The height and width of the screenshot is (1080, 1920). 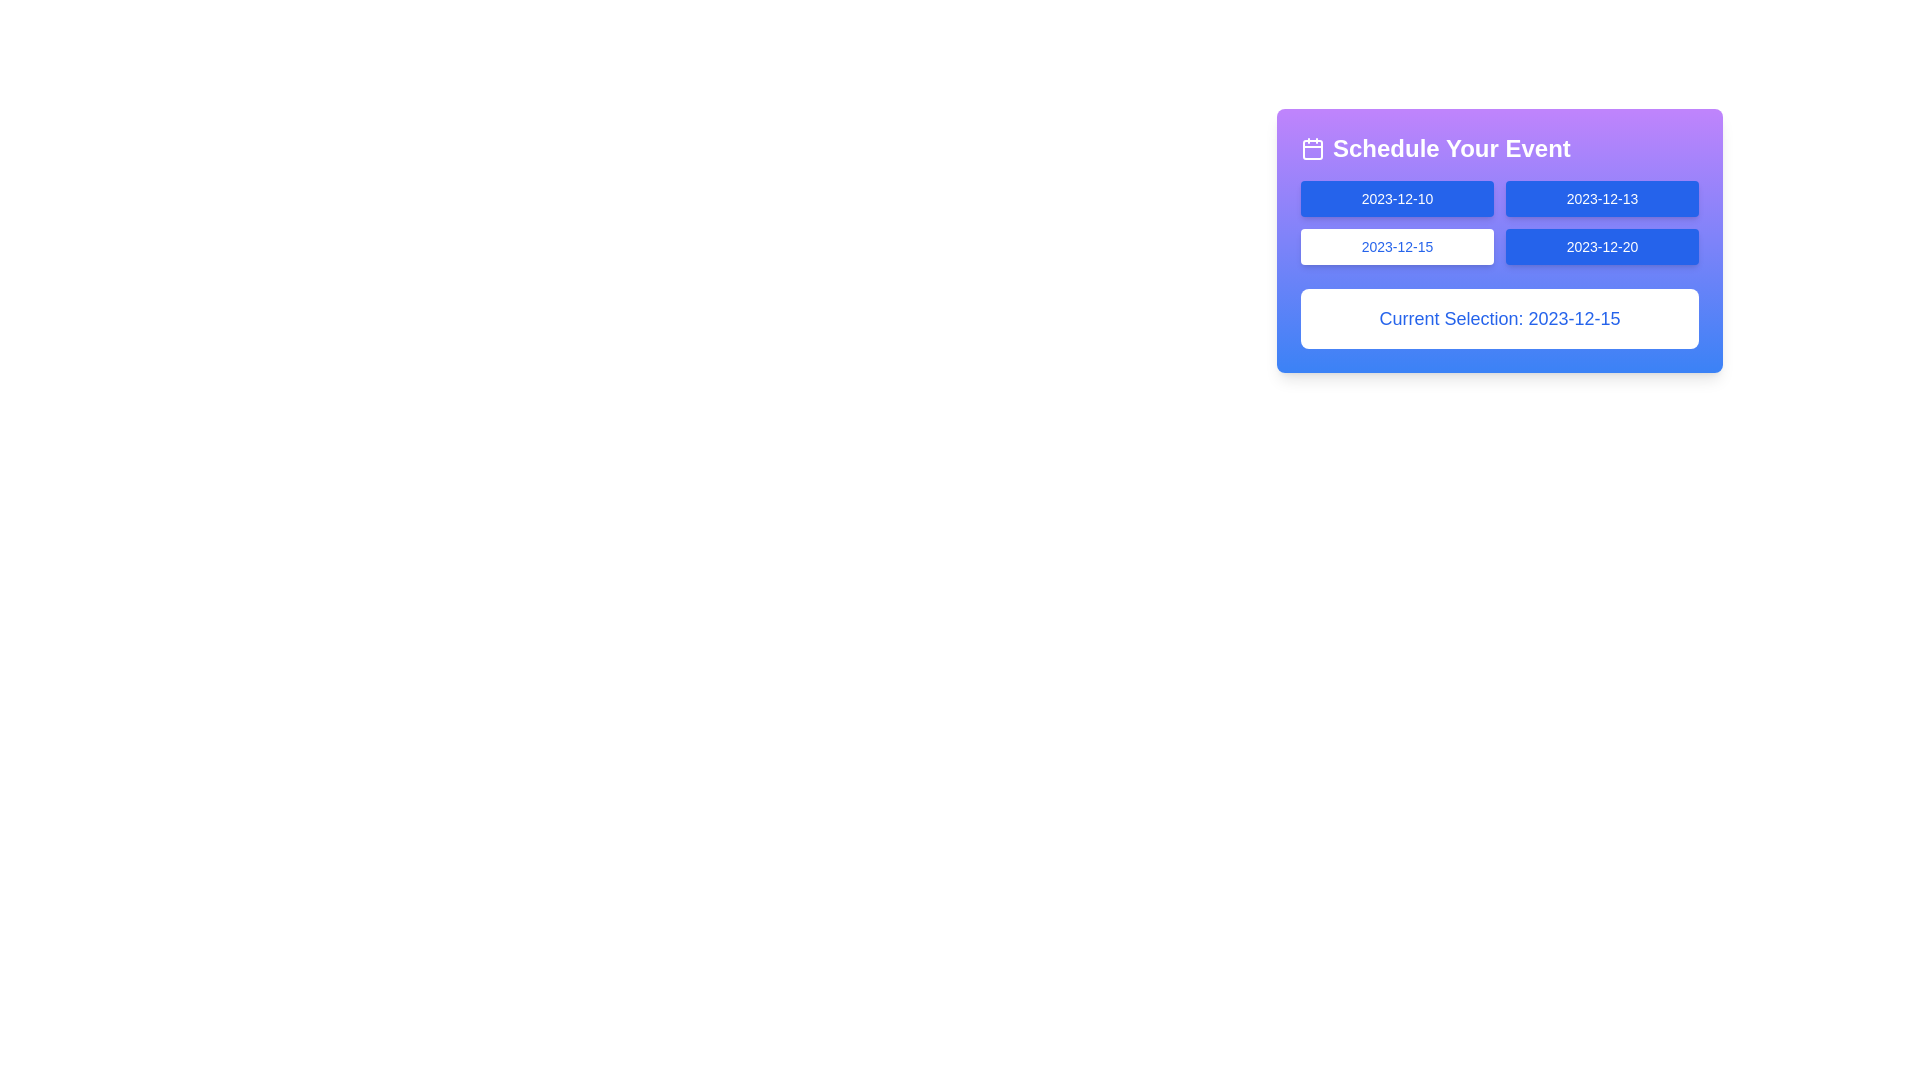 What do you see at coordinates (1313, 149) in the screenshot?
I see `SVG Rectangle representing the date selection functionality within the calendar icon of the 'Schedule Your Event' panel, located on the top-right side of the interface` at bounding box center [1313, 149].